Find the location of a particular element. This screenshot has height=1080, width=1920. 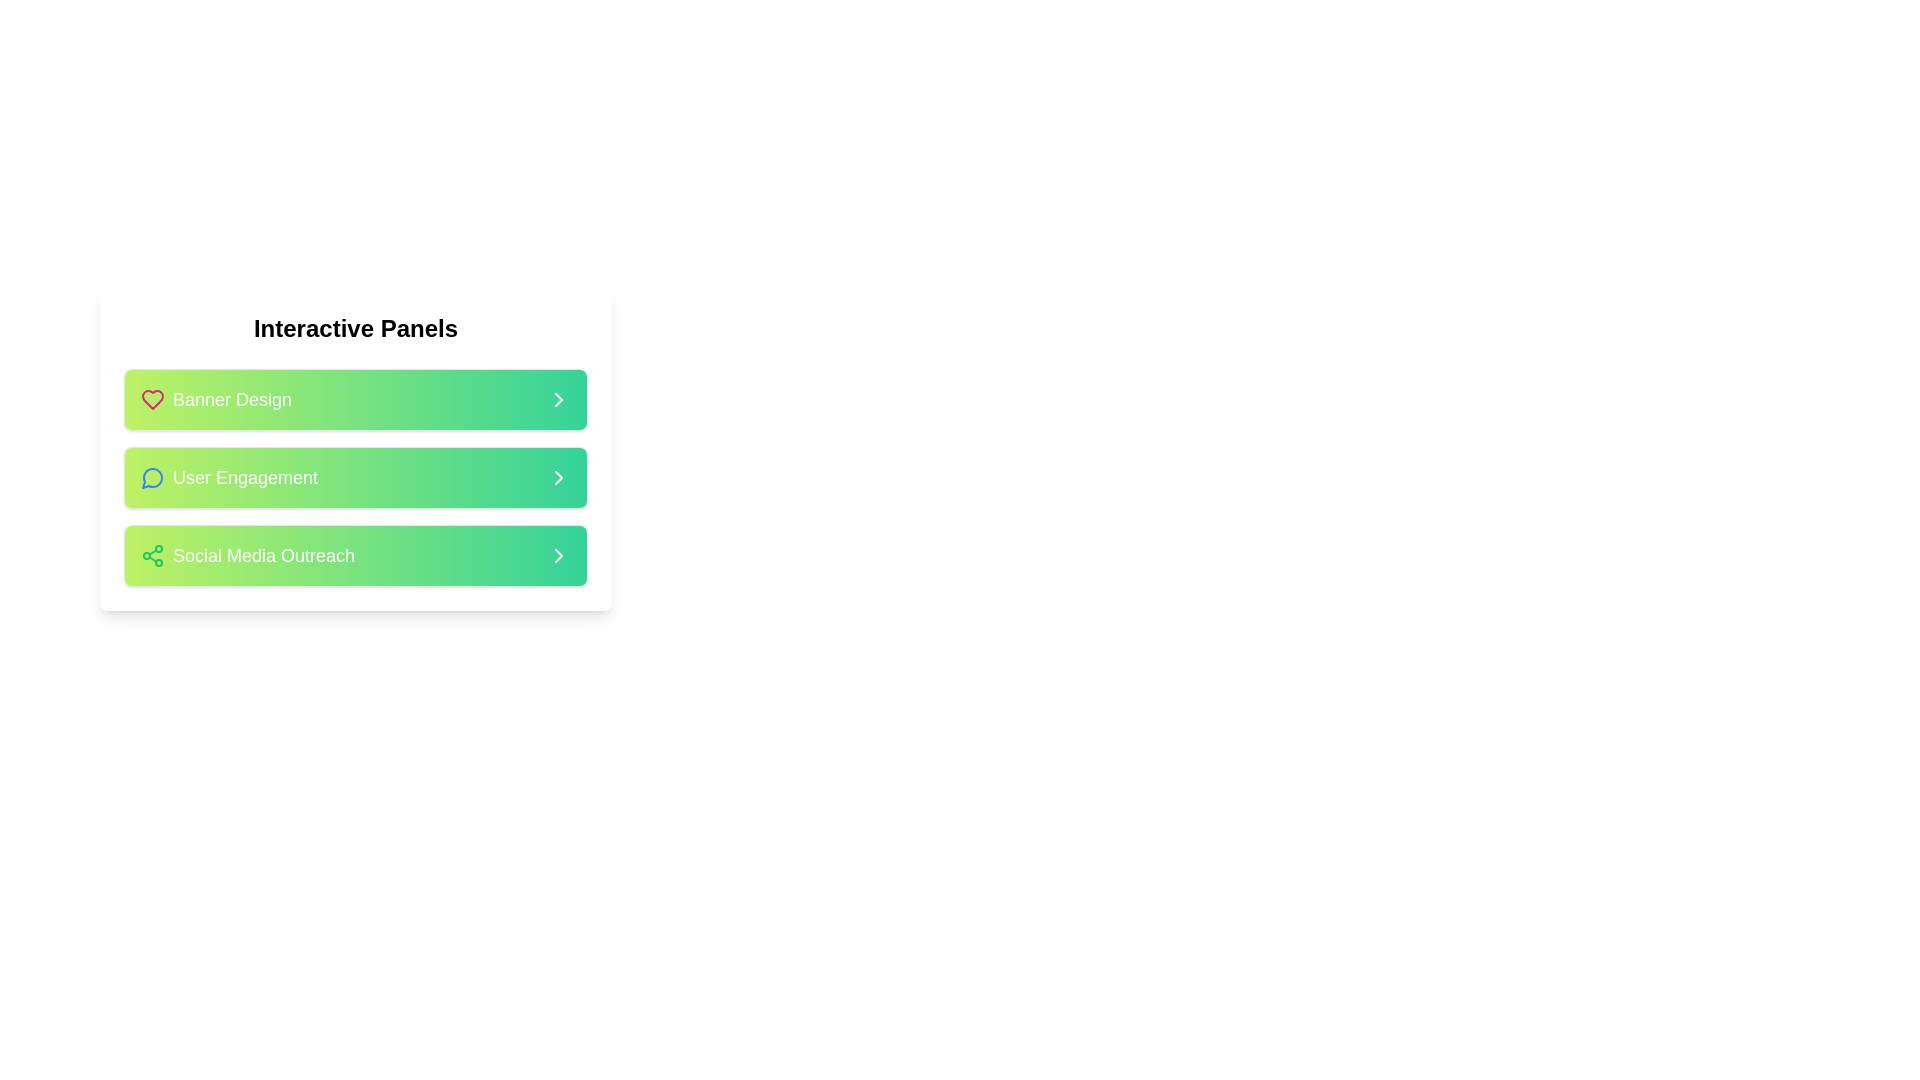

the heart icon that signifies a 'like' or 'favorite' feature, located next to the text 'Banner Design' in the first entry of the list is located at coordinates (152, 400).